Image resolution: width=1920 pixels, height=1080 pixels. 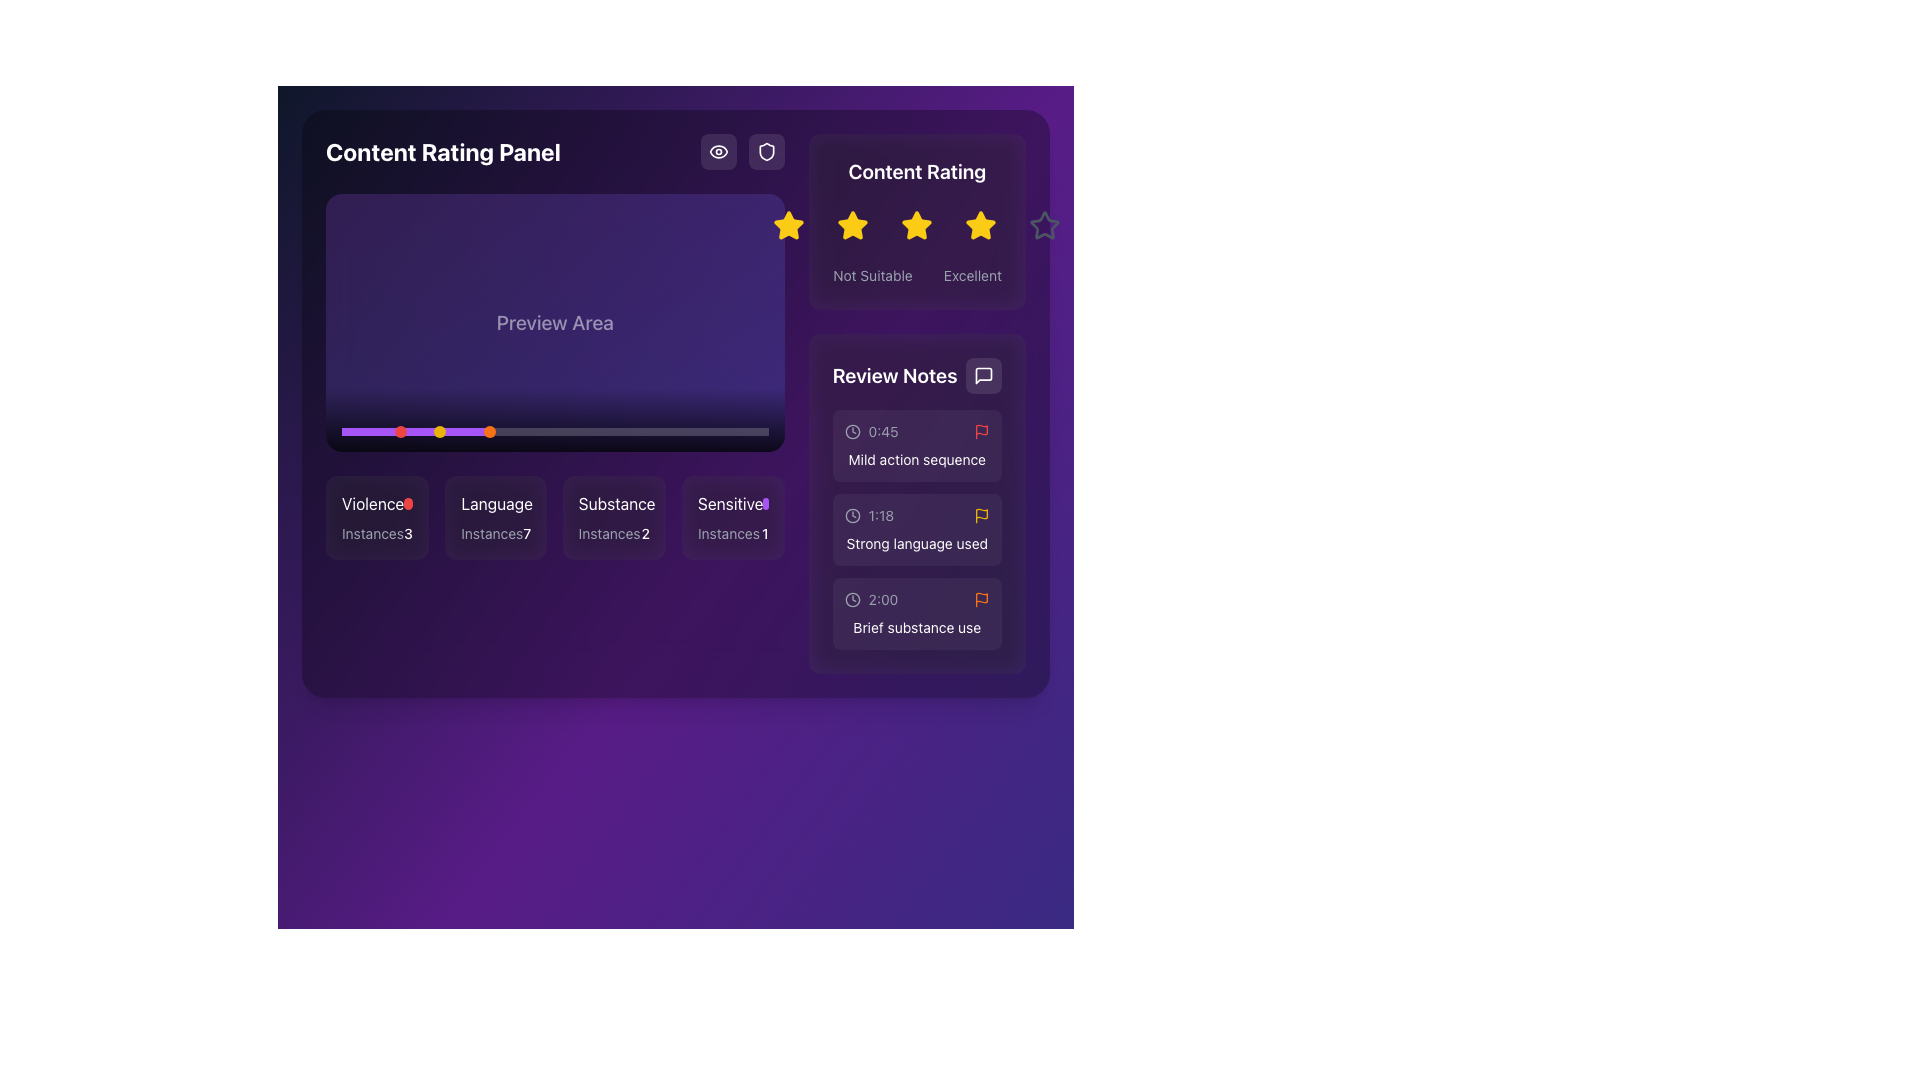 What do you see at coordinates (853, 225) in the screenshot?
I see `the second star icon in the rating system` at bounding box center [853, 225].